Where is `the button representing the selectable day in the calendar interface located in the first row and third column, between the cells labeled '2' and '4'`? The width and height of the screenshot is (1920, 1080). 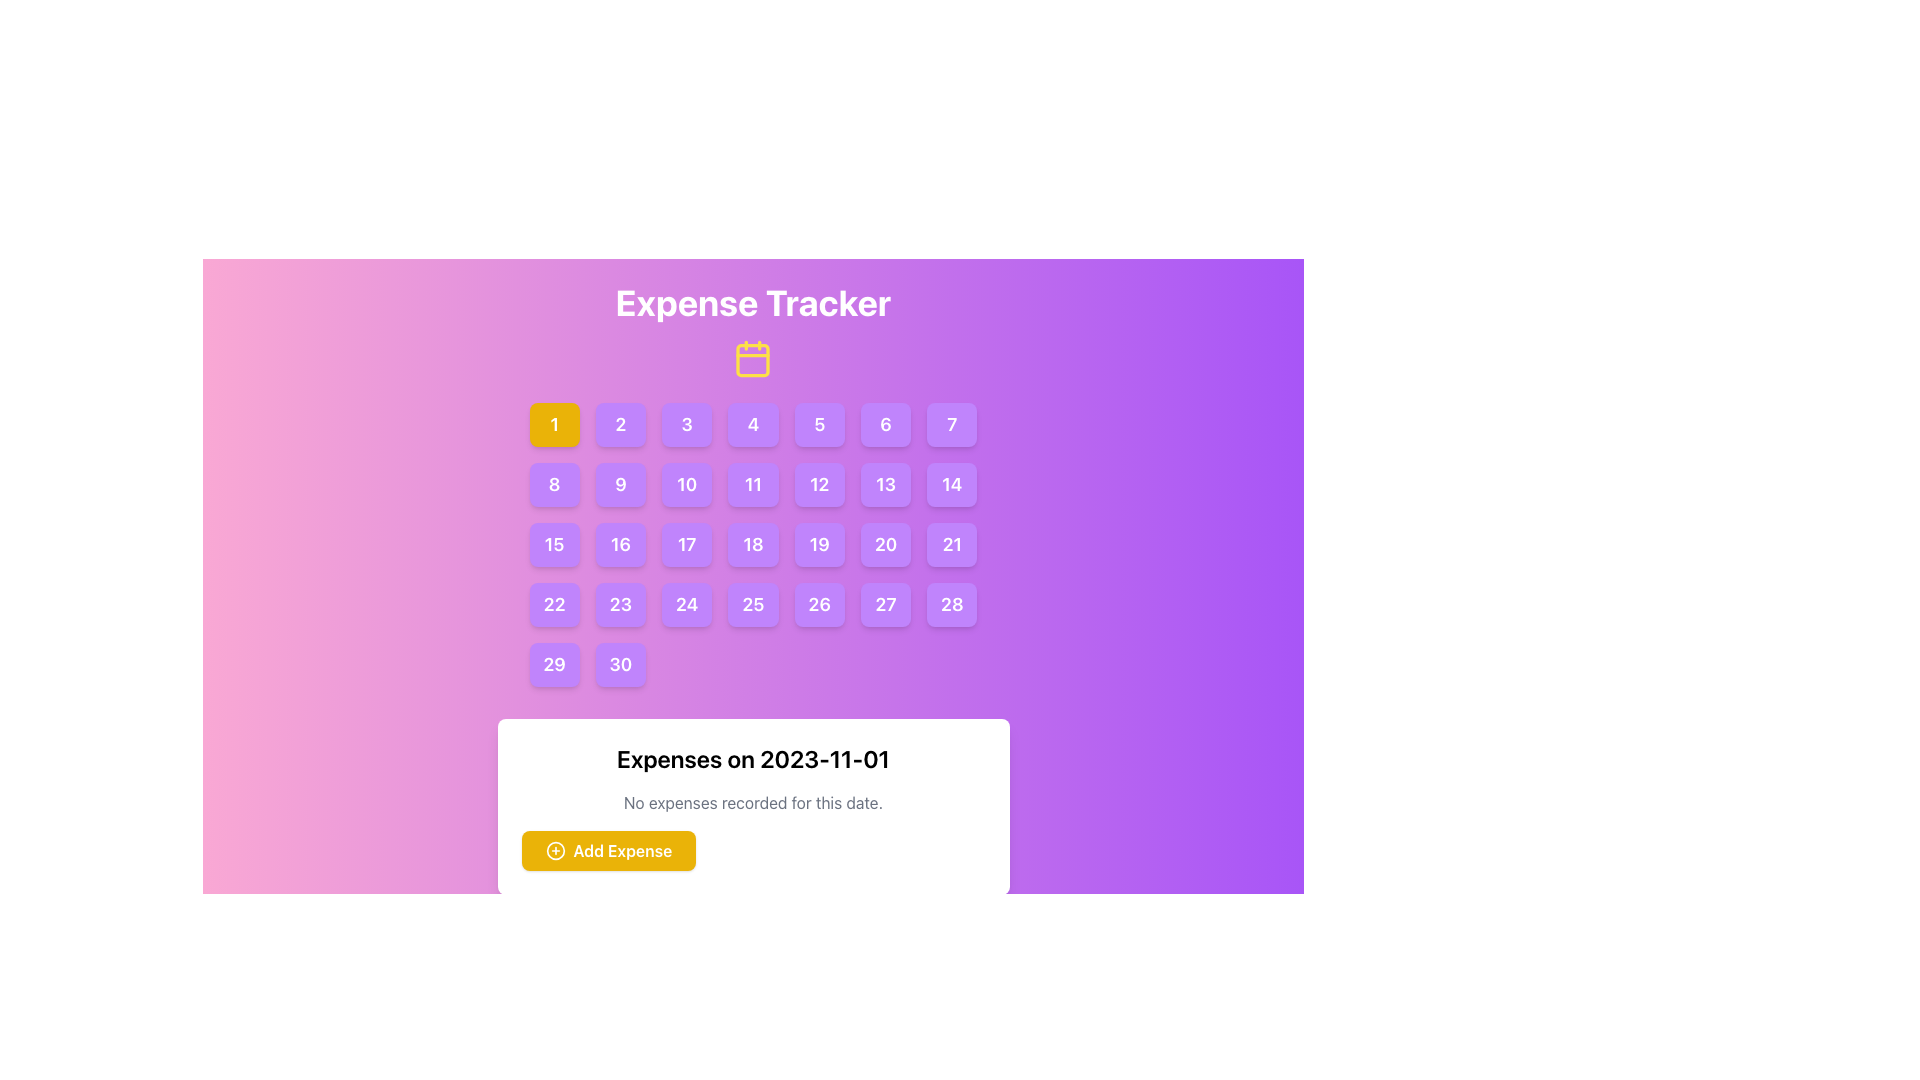 the button representing the selectable day in the calendar interface located in the first row and third column, between the cells labeled '2' and '4' is located at coordinates (687, 423).